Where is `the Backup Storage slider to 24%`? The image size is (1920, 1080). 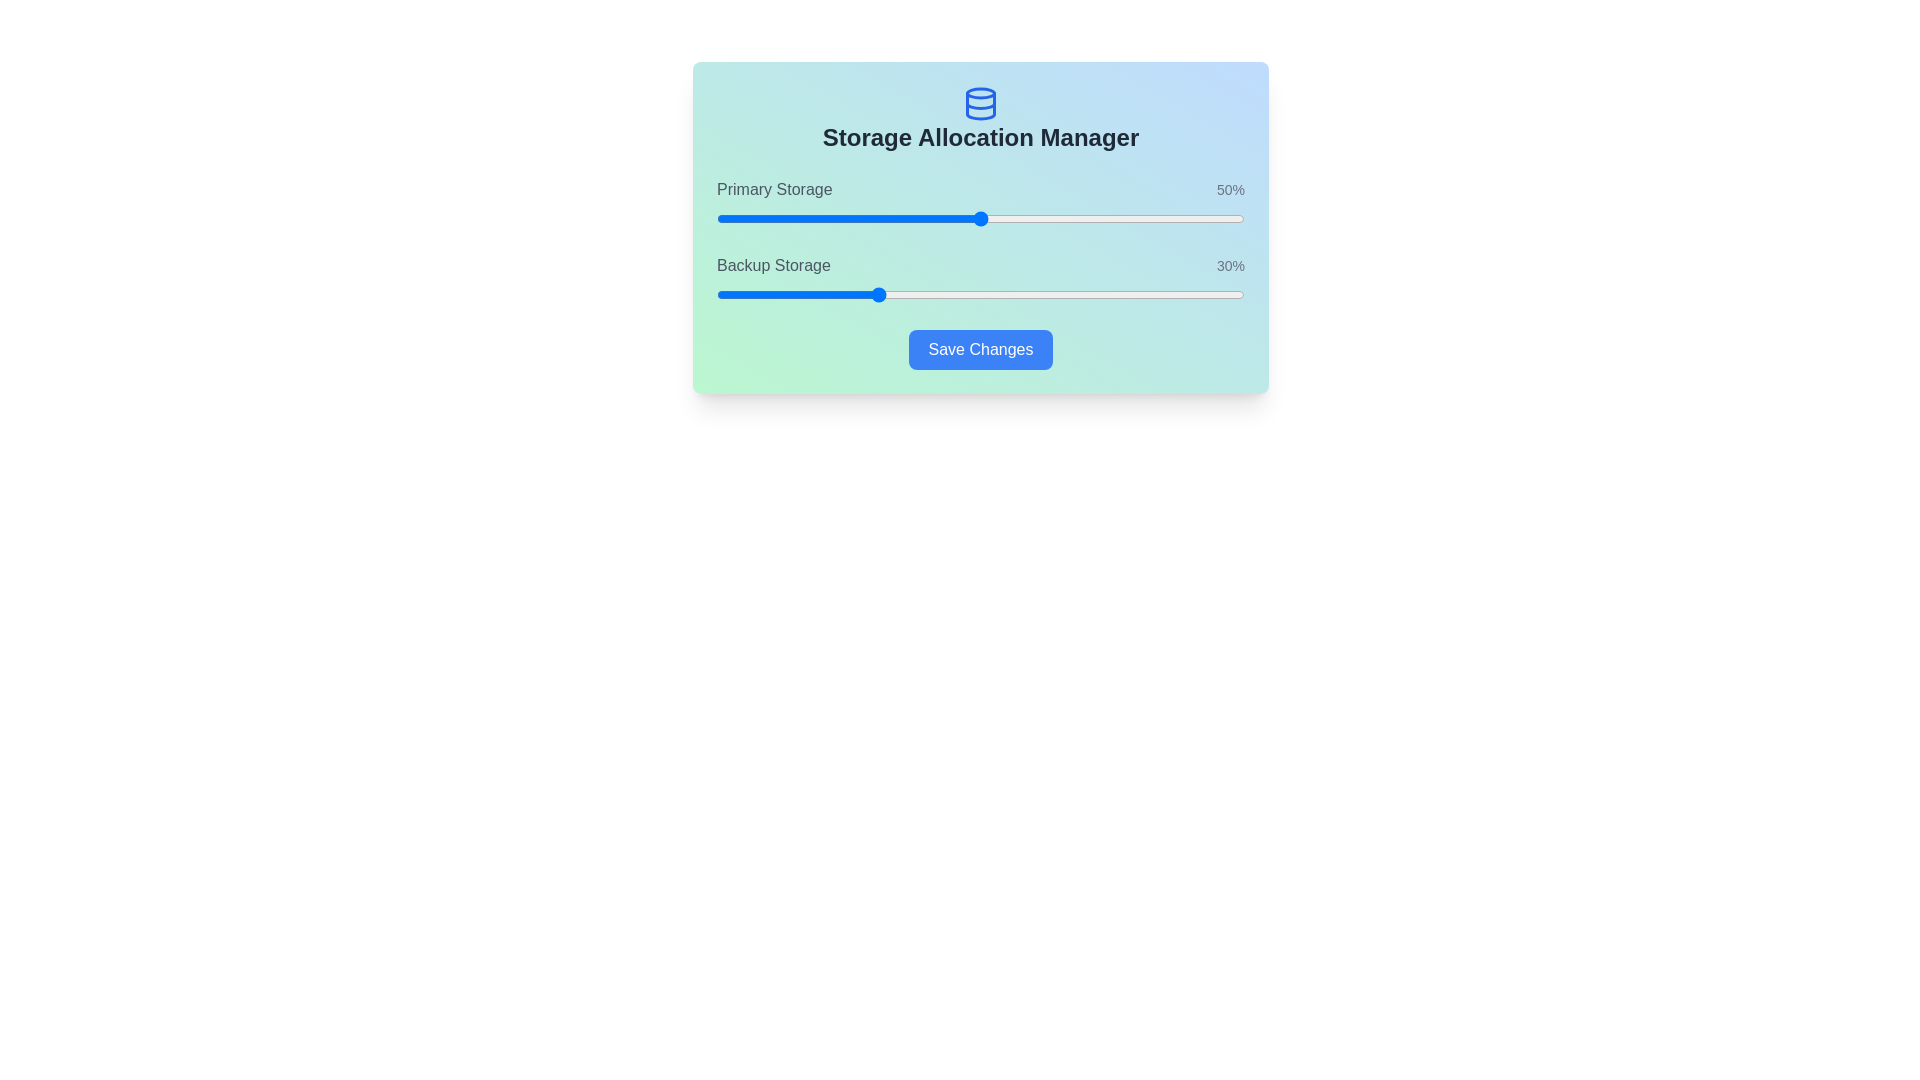
the Backup Storage slider to 24% is located at coordinates (843, 294).